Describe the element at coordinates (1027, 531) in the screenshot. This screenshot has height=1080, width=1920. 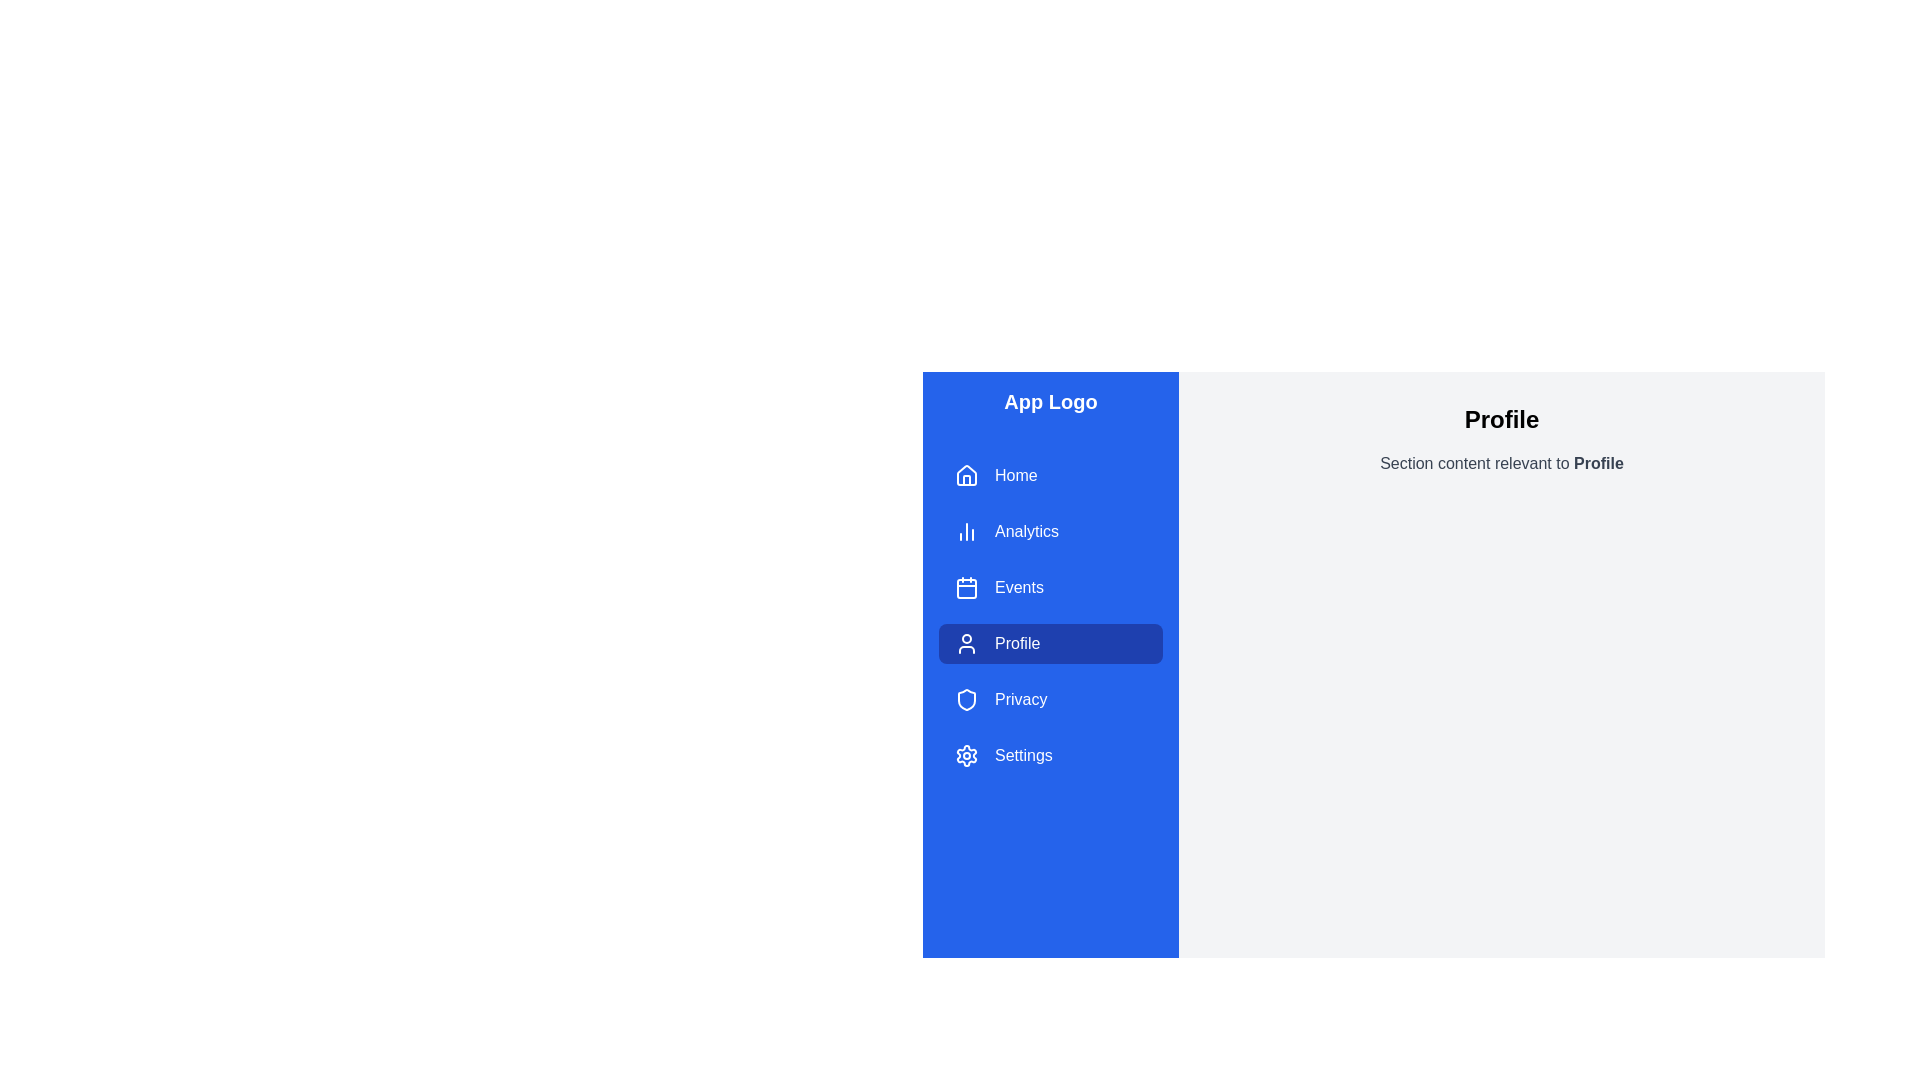
I see `the 'Analytics' text label located within the second button of the vertically aligned sidebar menu` at that location.